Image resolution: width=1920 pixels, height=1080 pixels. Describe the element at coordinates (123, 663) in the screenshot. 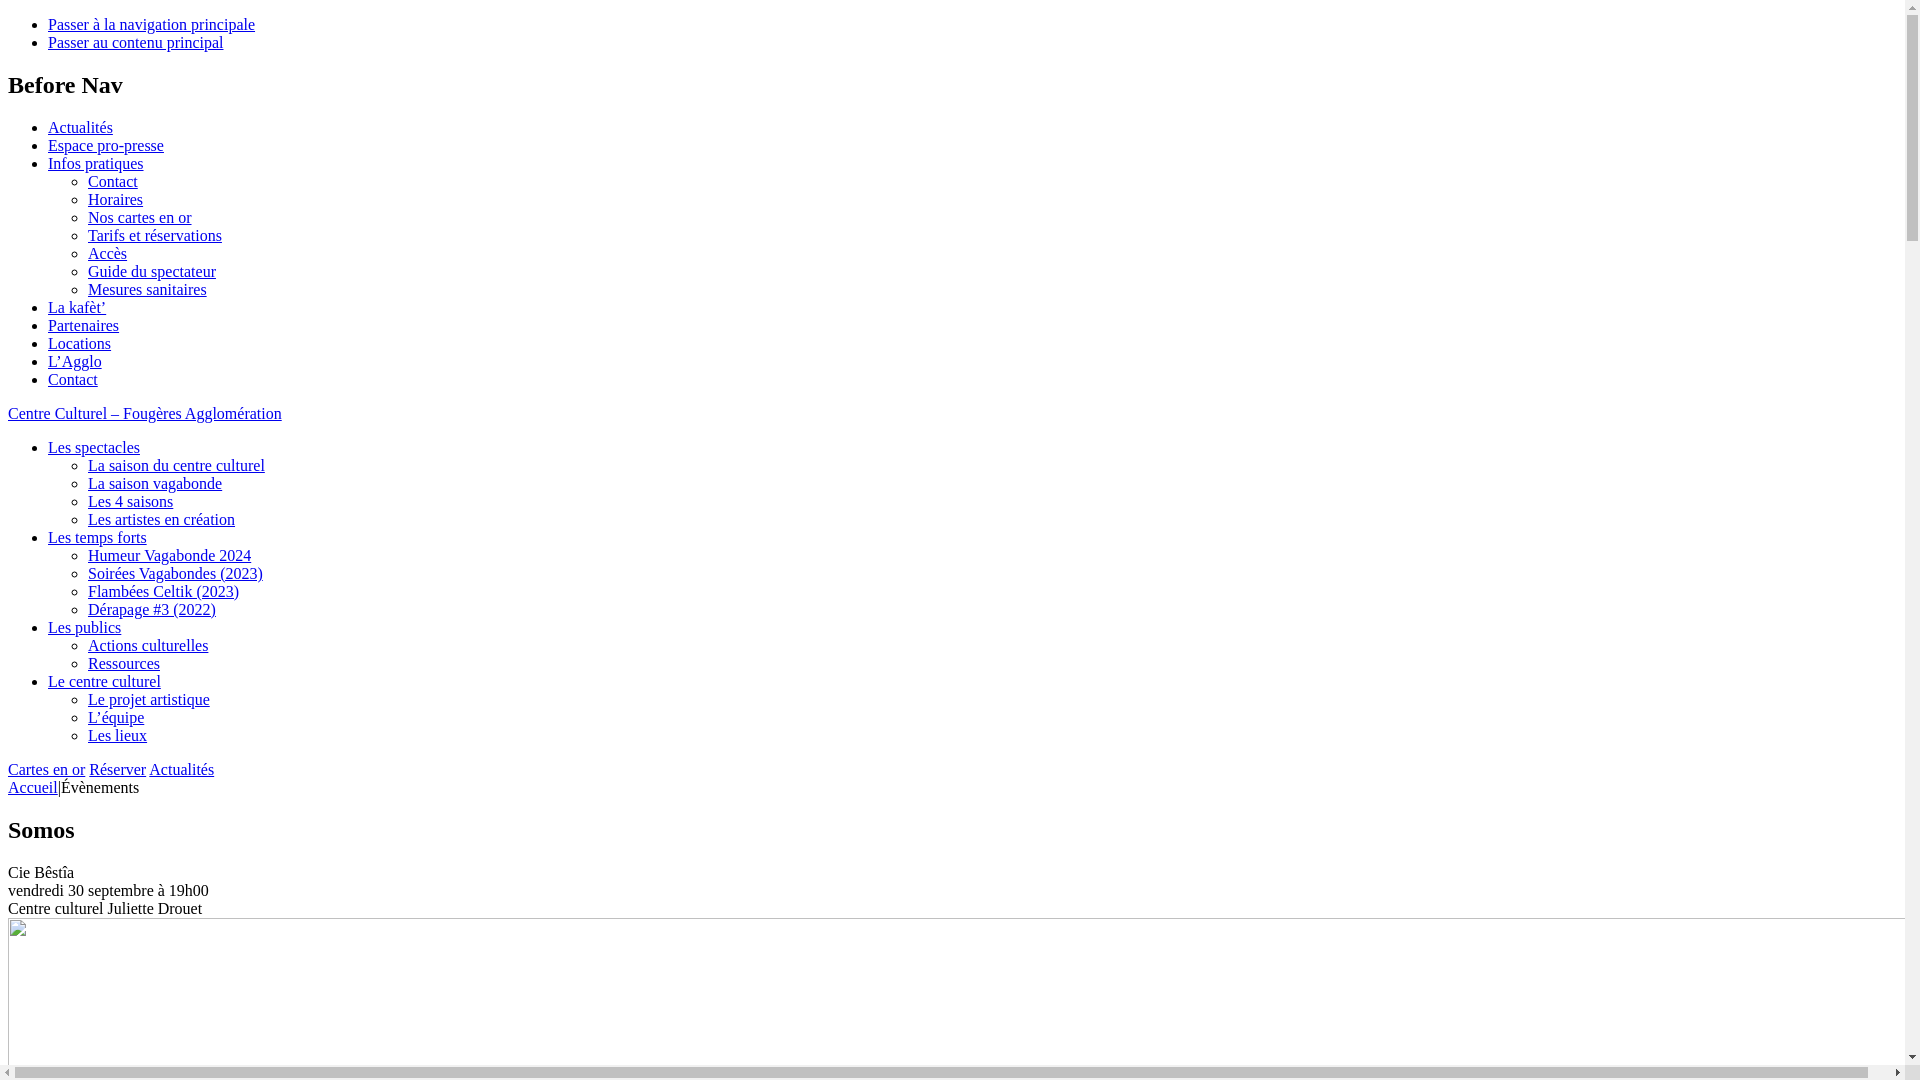

I see `'Ressources'` at that location.